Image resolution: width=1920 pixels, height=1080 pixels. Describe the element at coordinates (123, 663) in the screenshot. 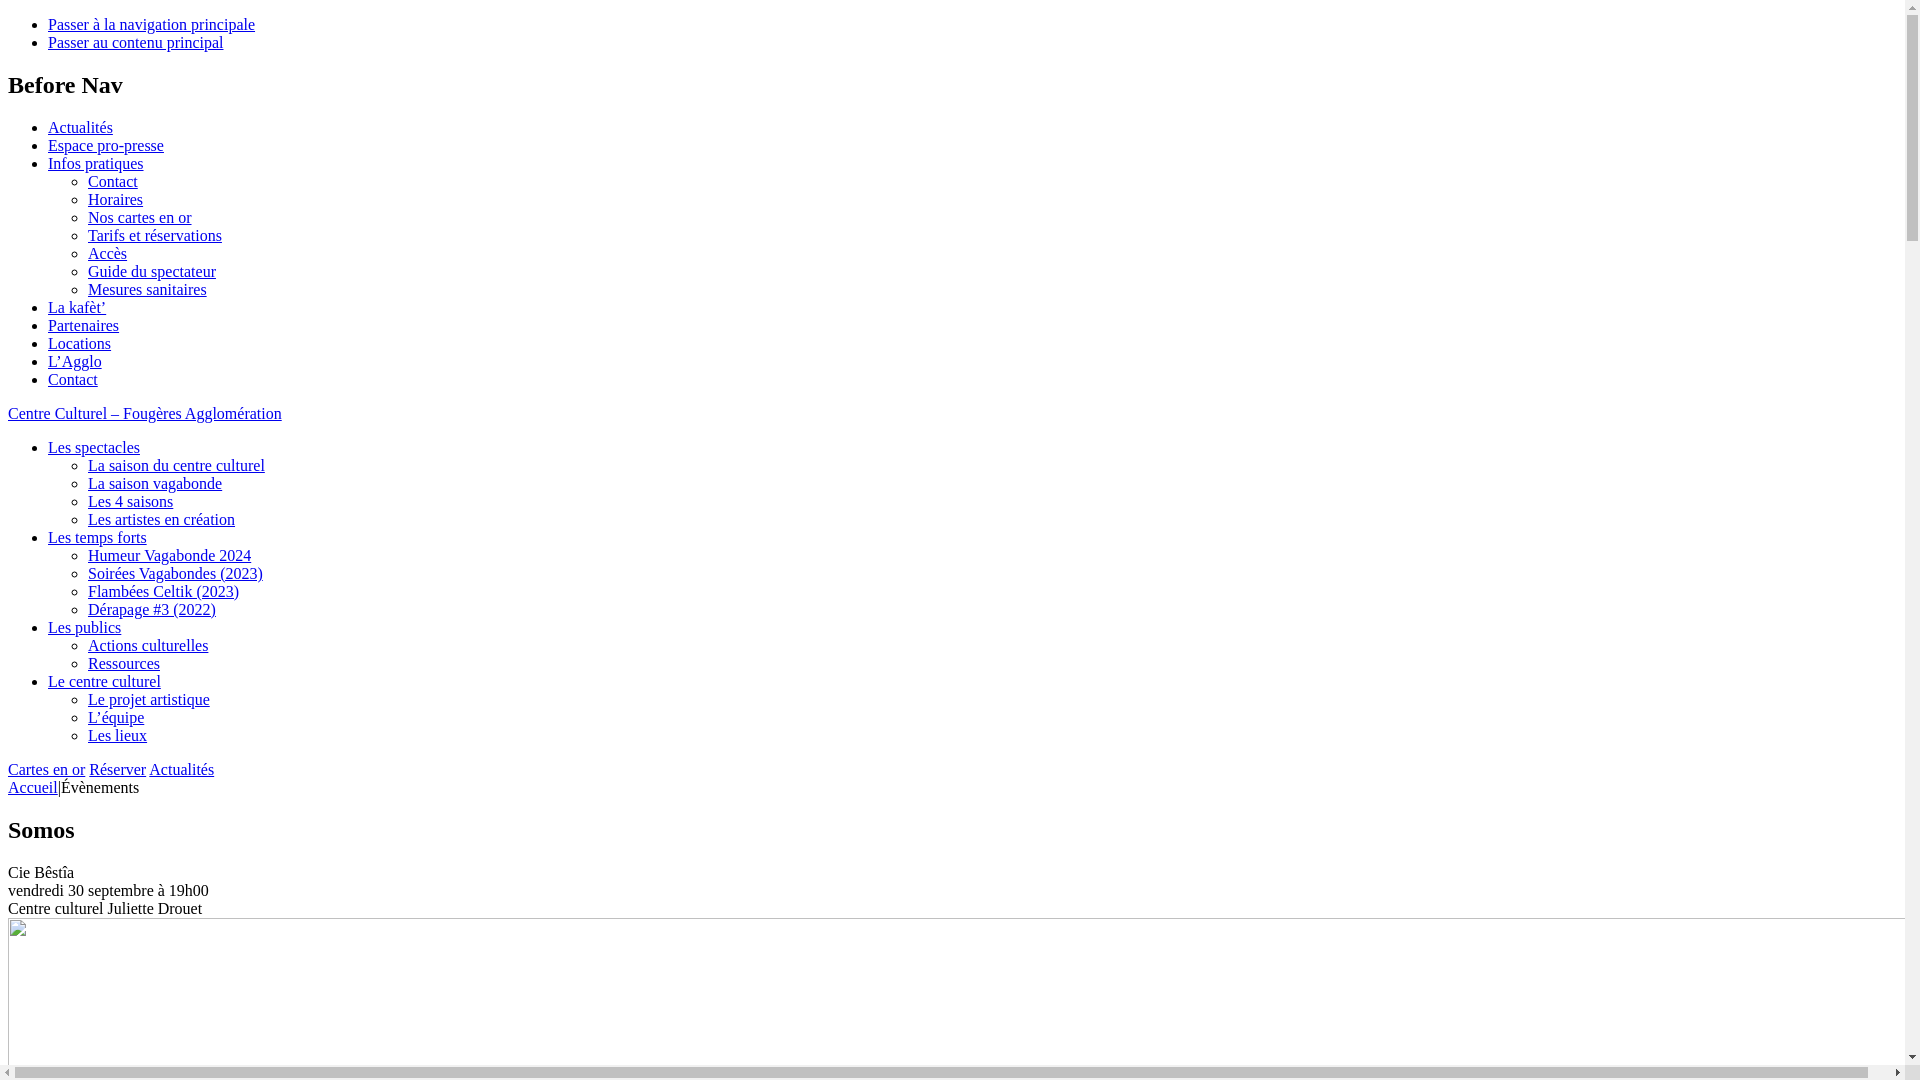

I see `'Ressources'` at that location.